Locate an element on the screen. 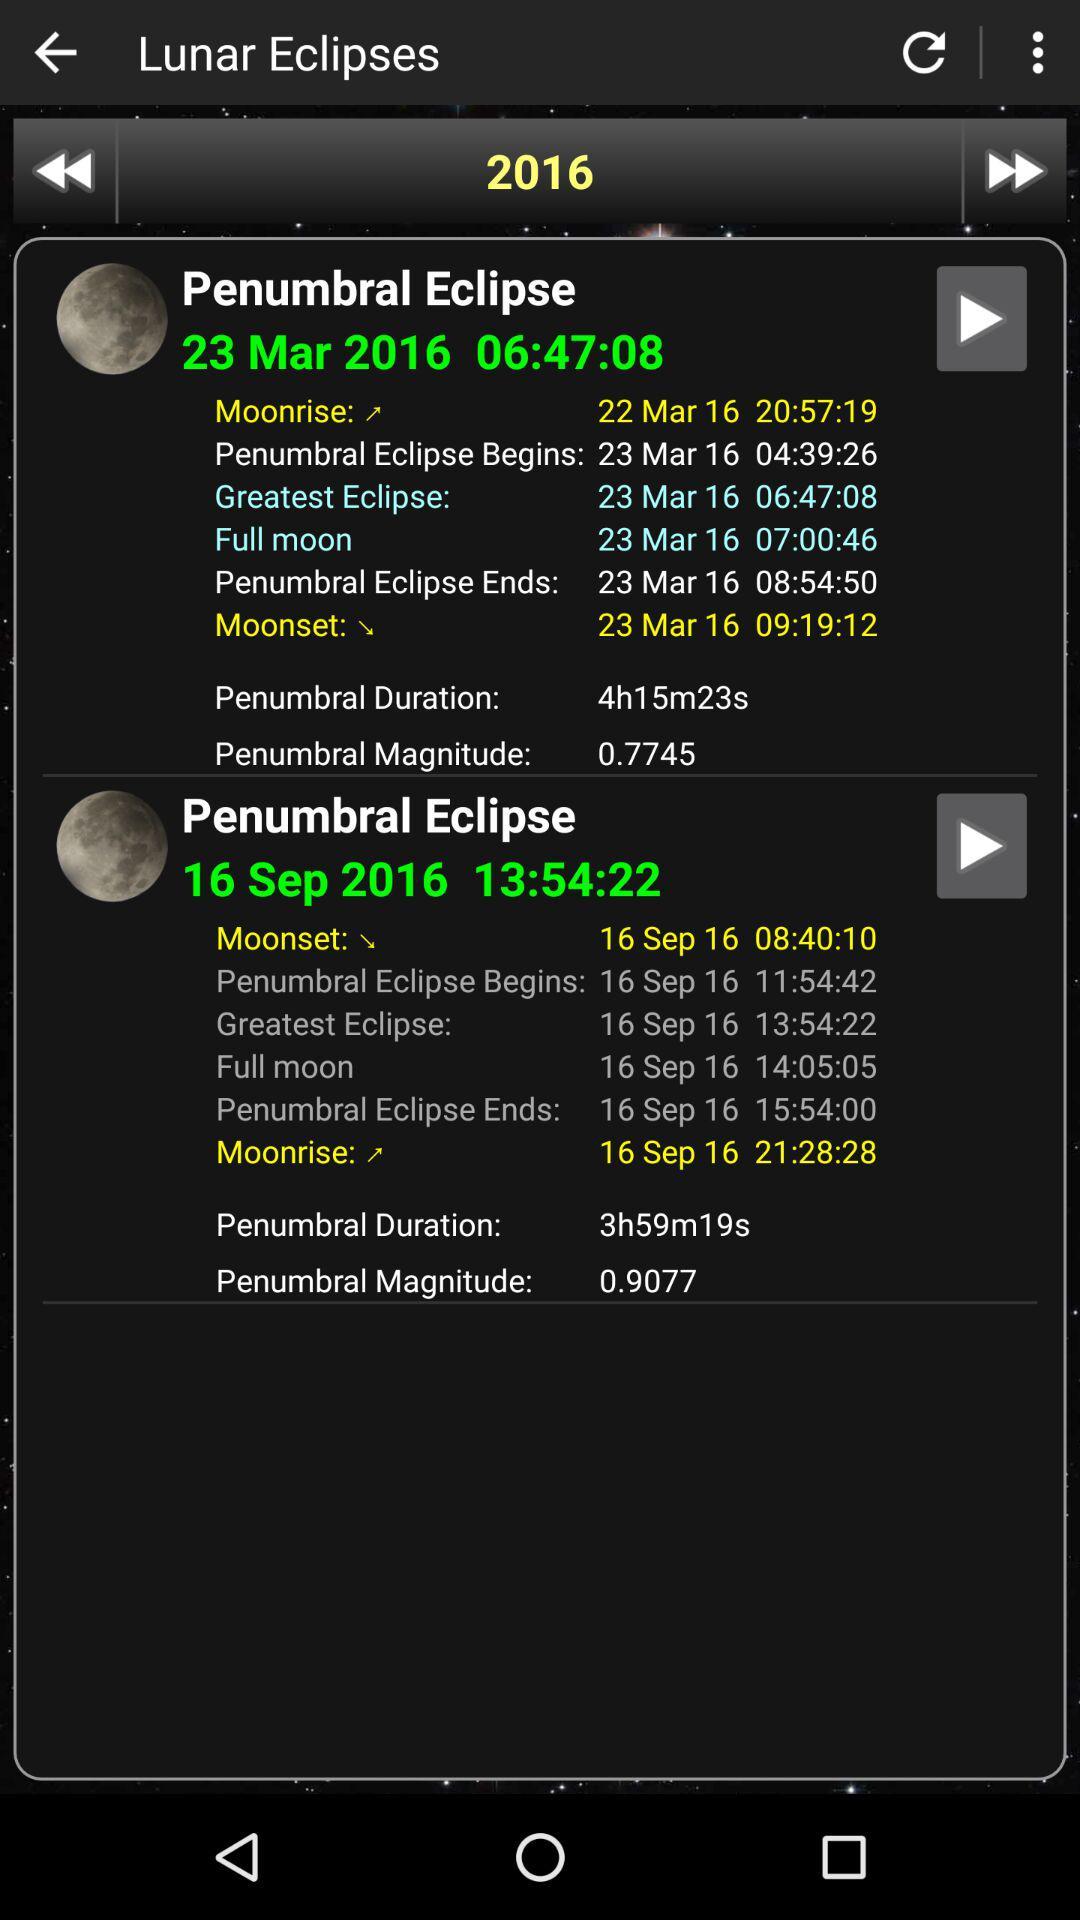  icon above penumbral duration: app is located at coordinates (540, 1187).